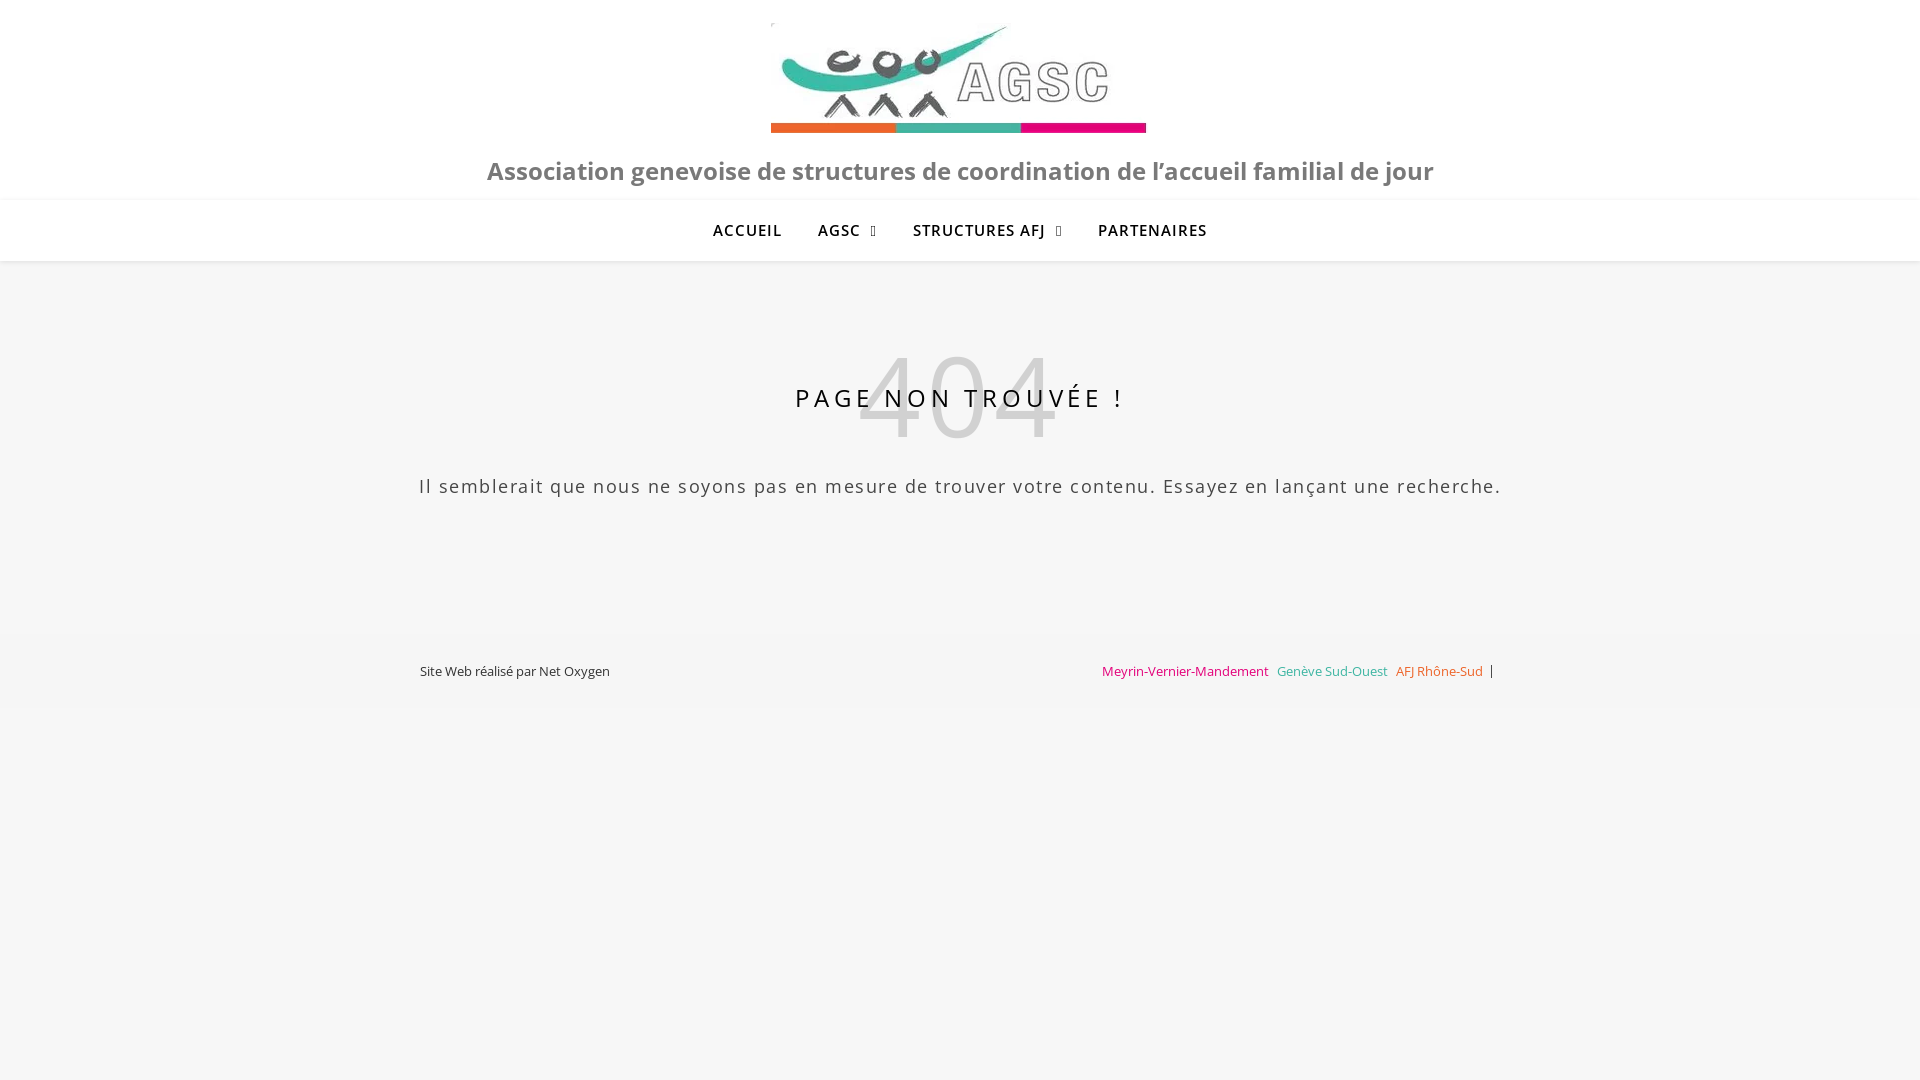  Describe the element at coordinates (754, 229) in the screenshot. I see `'ACCUEIL'` at that location.